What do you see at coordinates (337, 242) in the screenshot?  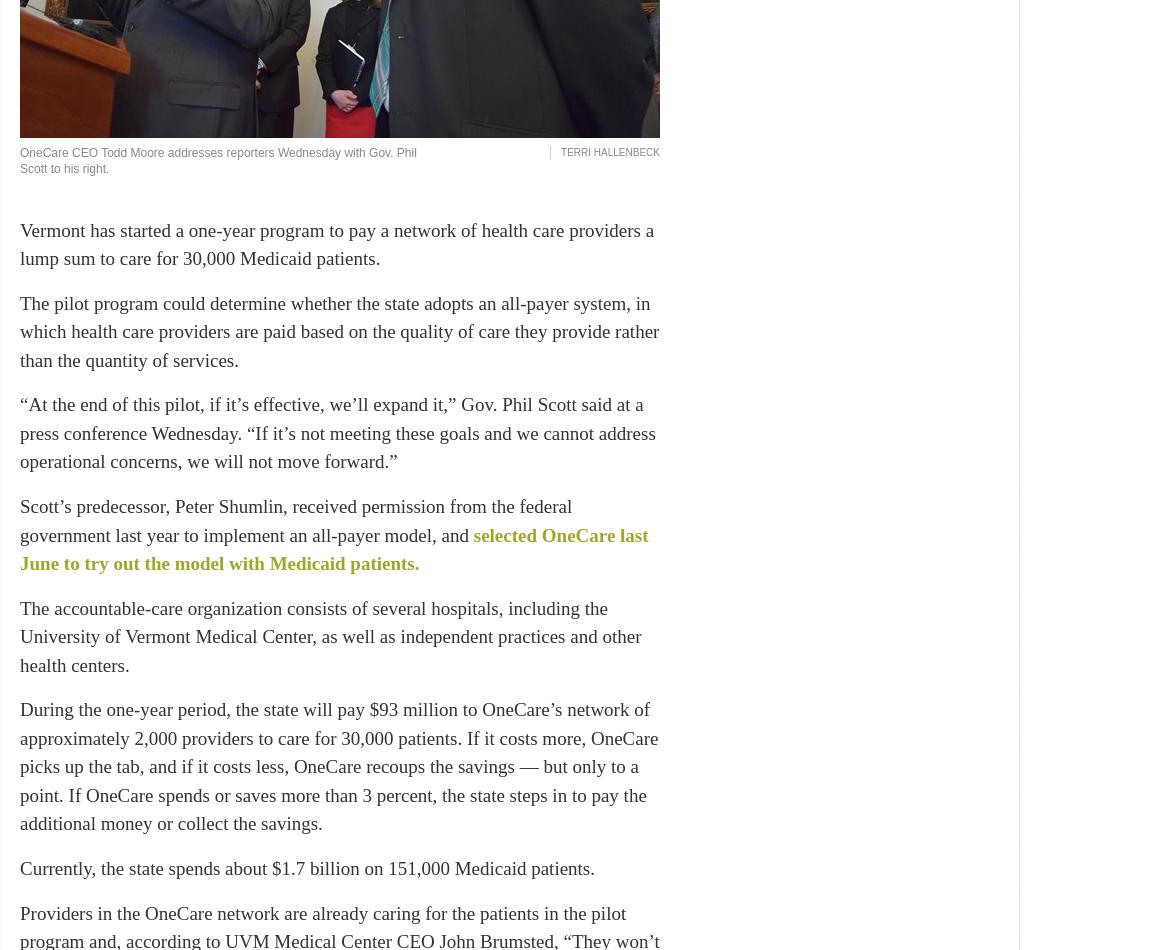 I see `'Vermont has started a one-year program to pay a network of health care providers a lump sum to care for 30,000 Medicaid patients.'` at bounding box center [337, 242].